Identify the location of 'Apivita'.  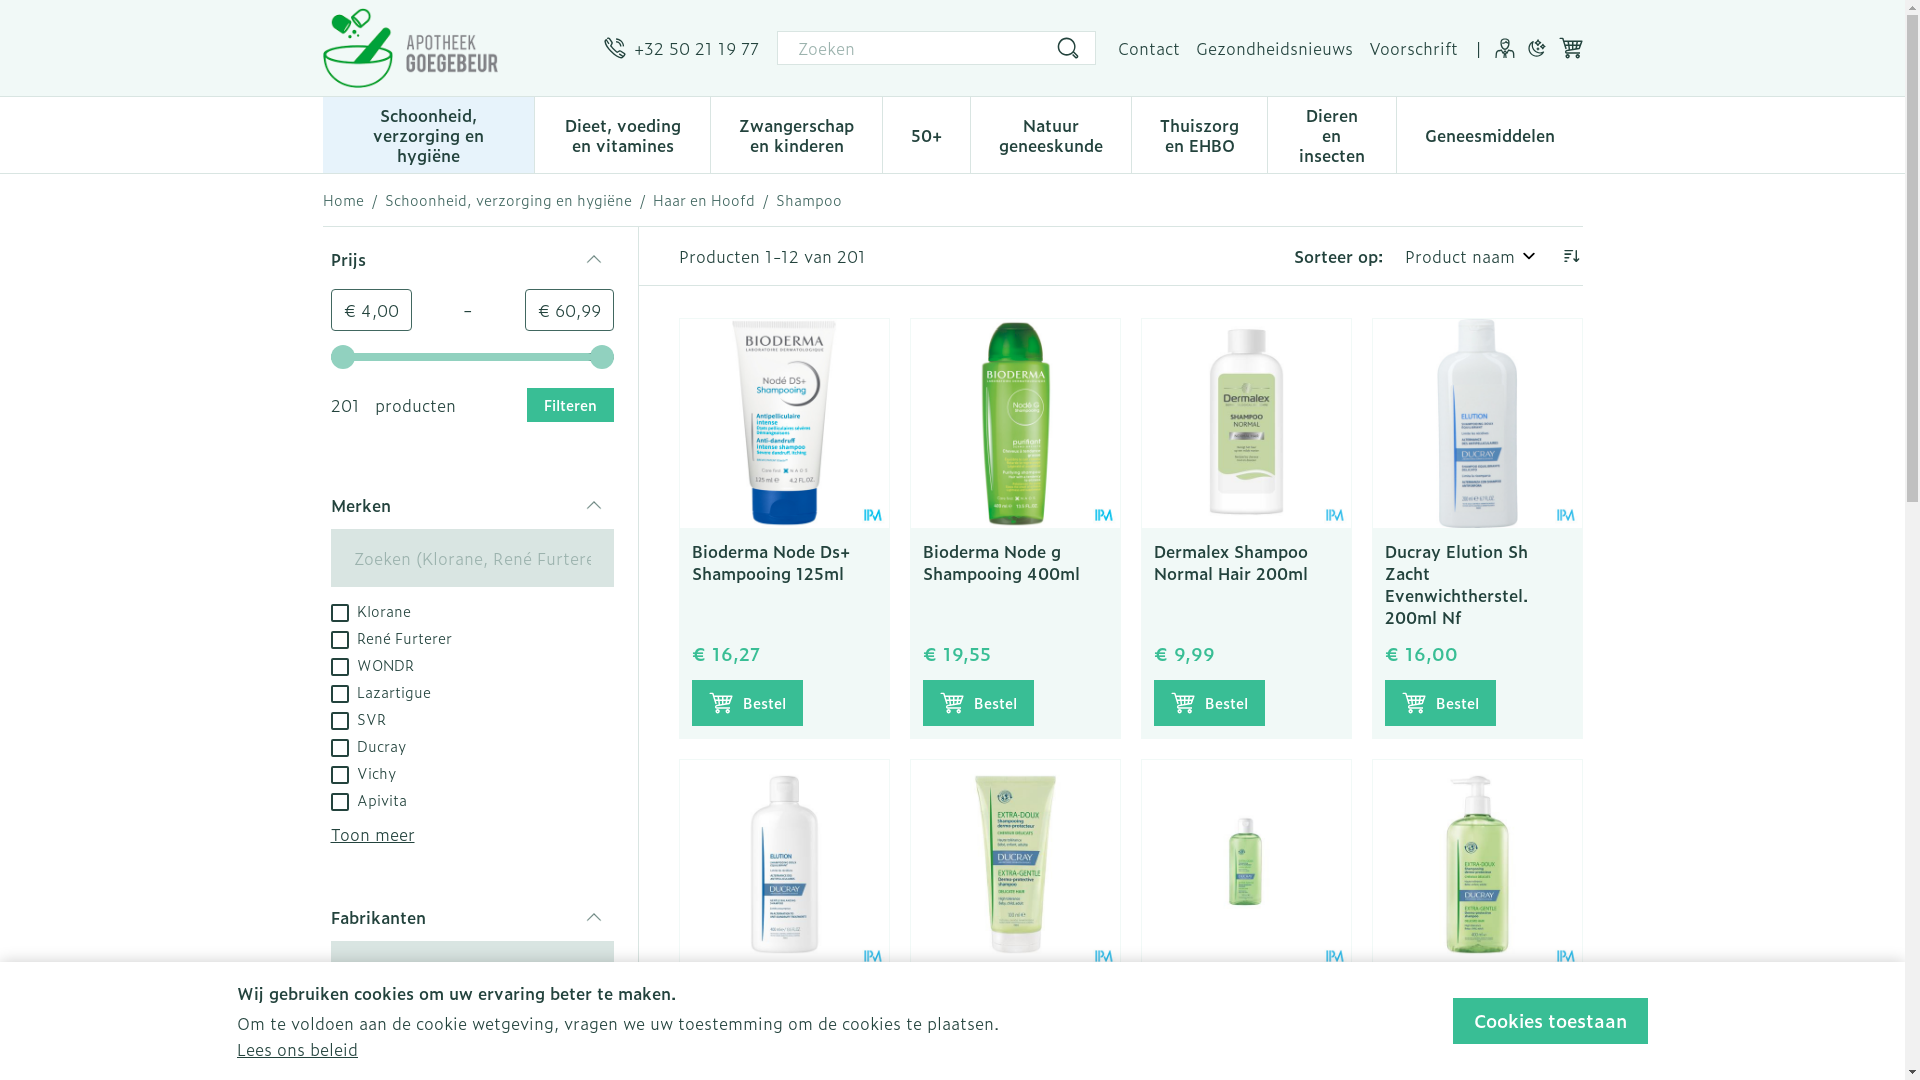
(368, 797).